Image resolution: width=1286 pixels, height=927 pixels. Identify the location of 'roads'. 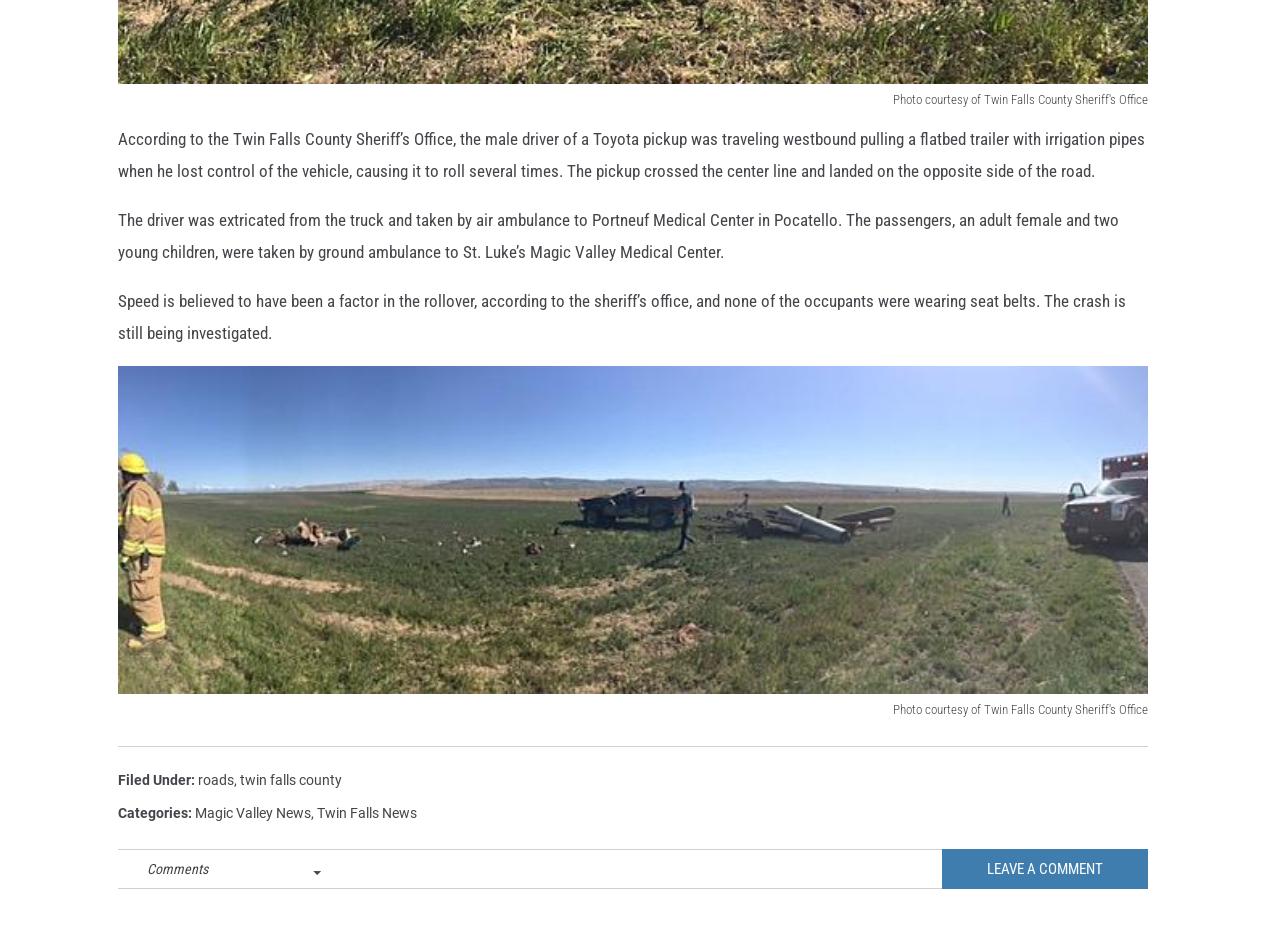
(198, 811).